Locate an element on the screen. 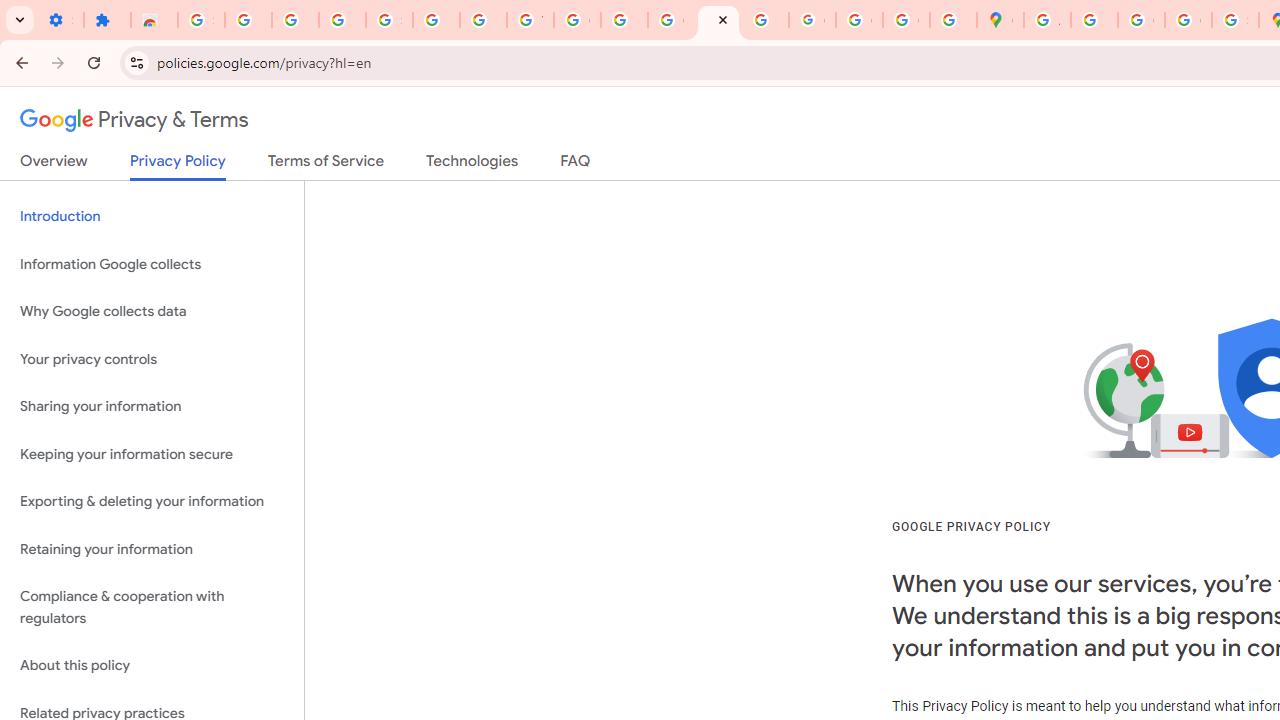  'Sharing your information' is located at coordinates (151, 406).